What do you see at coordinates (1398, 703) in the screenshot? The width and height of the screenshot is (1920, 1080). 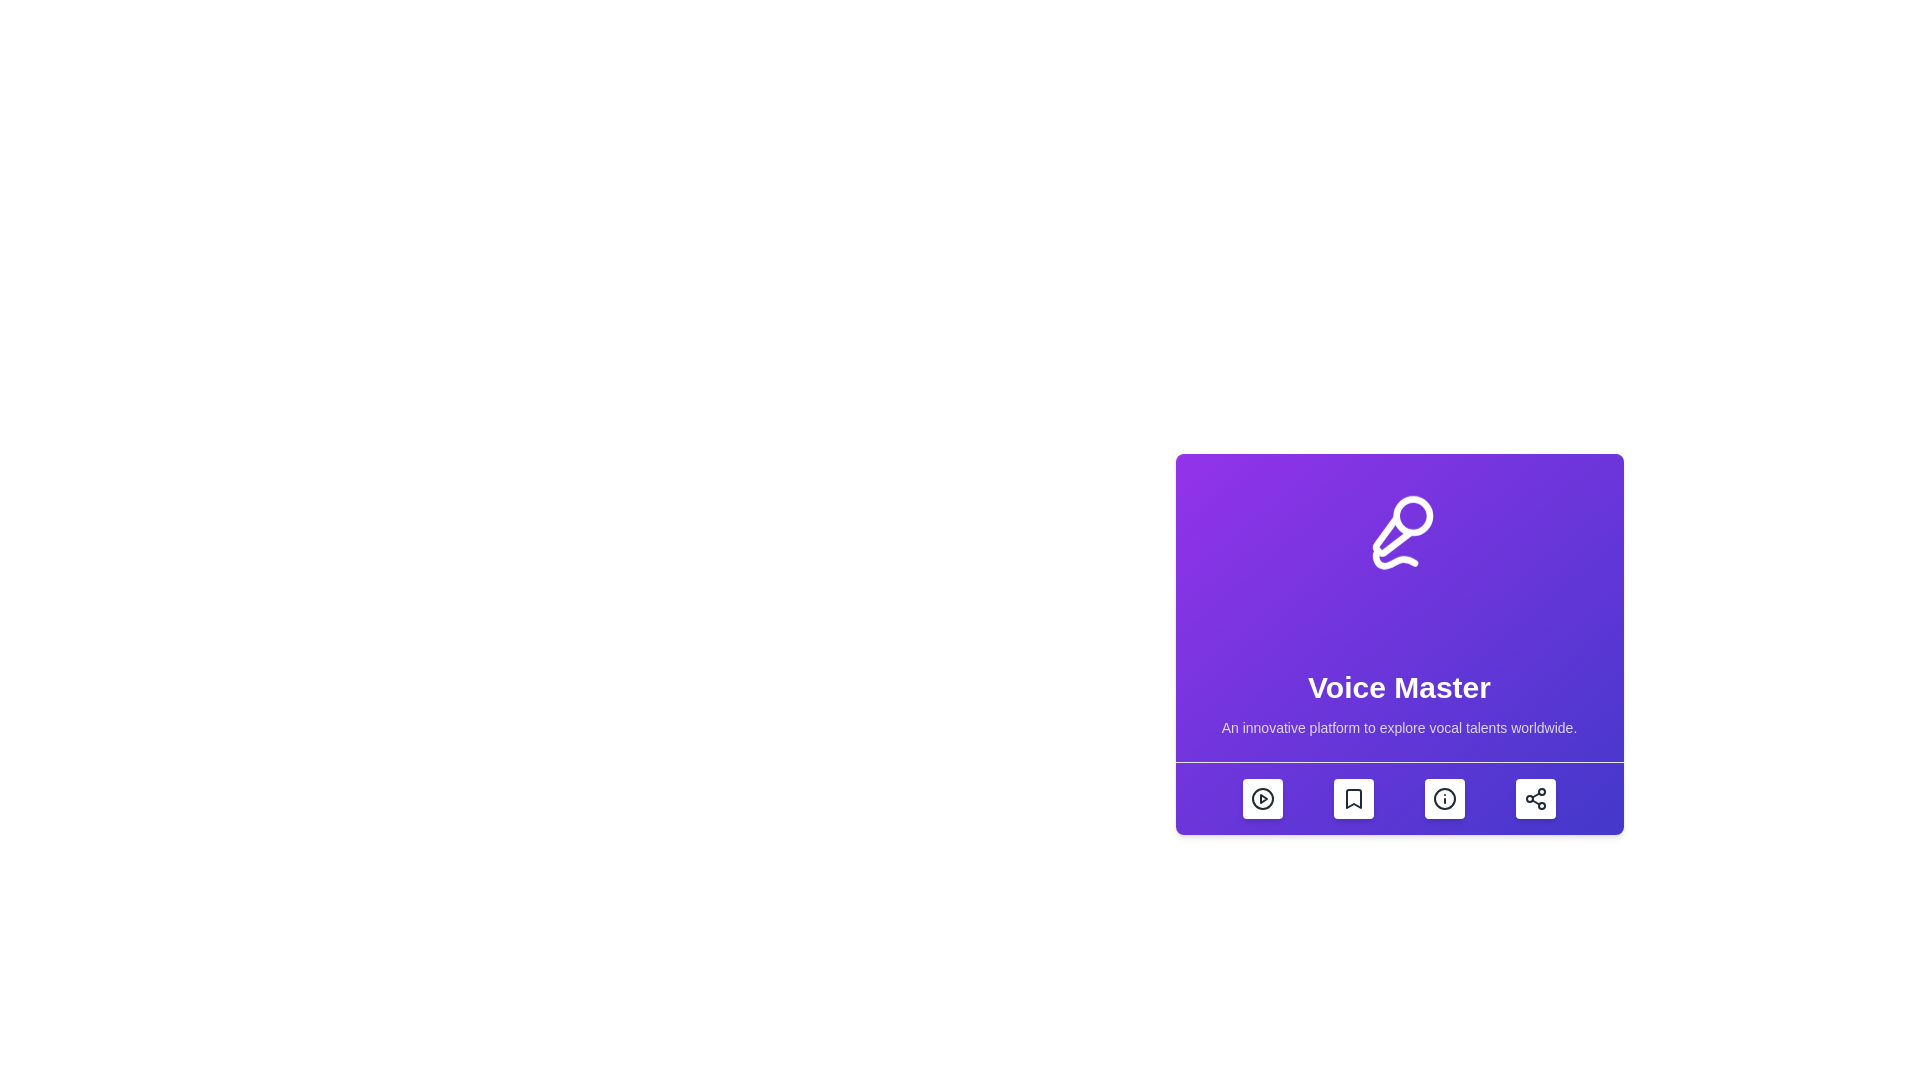 I see `the text block titled 'Voice Master' which contains the subtitle 'An innovative platform to explore vocal talents worldwide.' for accessibility purposes` at bounding box center [1398, 703].